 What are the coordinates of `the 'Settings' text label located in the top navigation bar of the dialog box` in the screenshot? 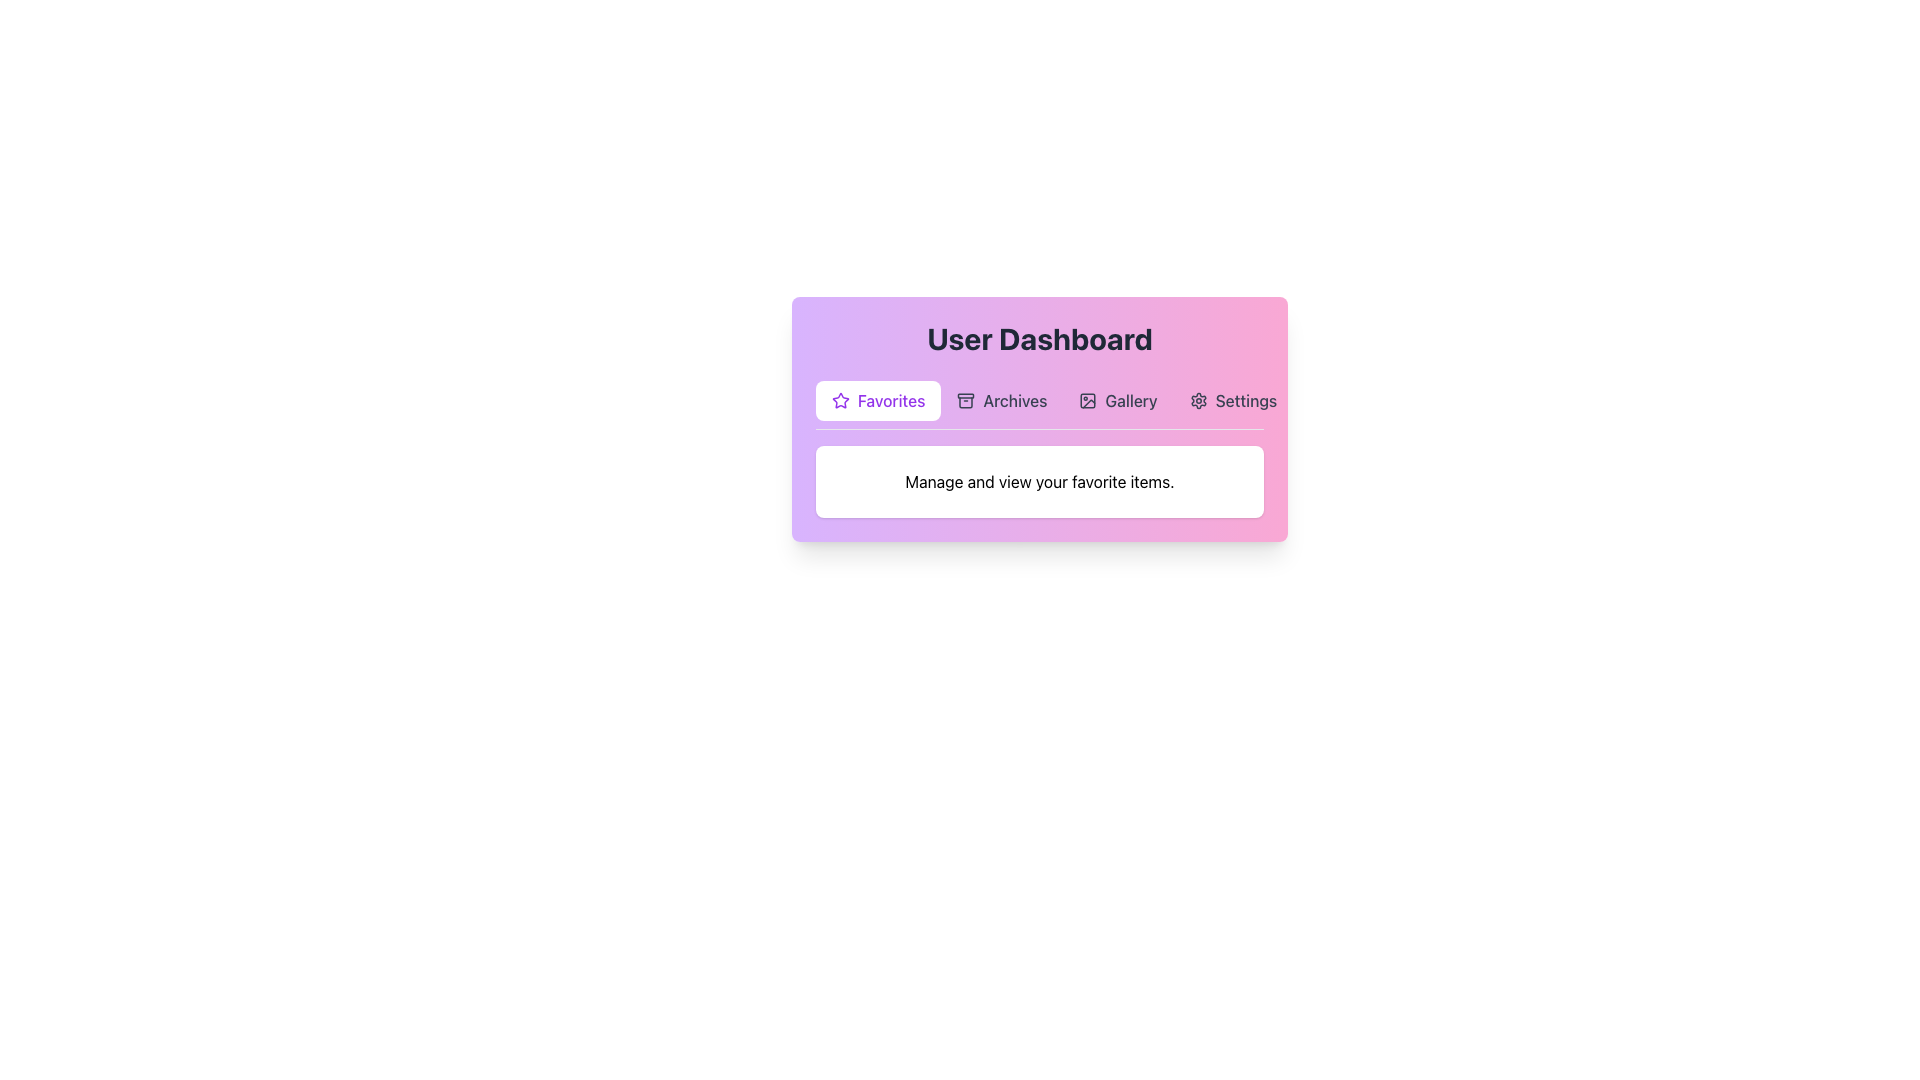 It's located at (1245, 401).